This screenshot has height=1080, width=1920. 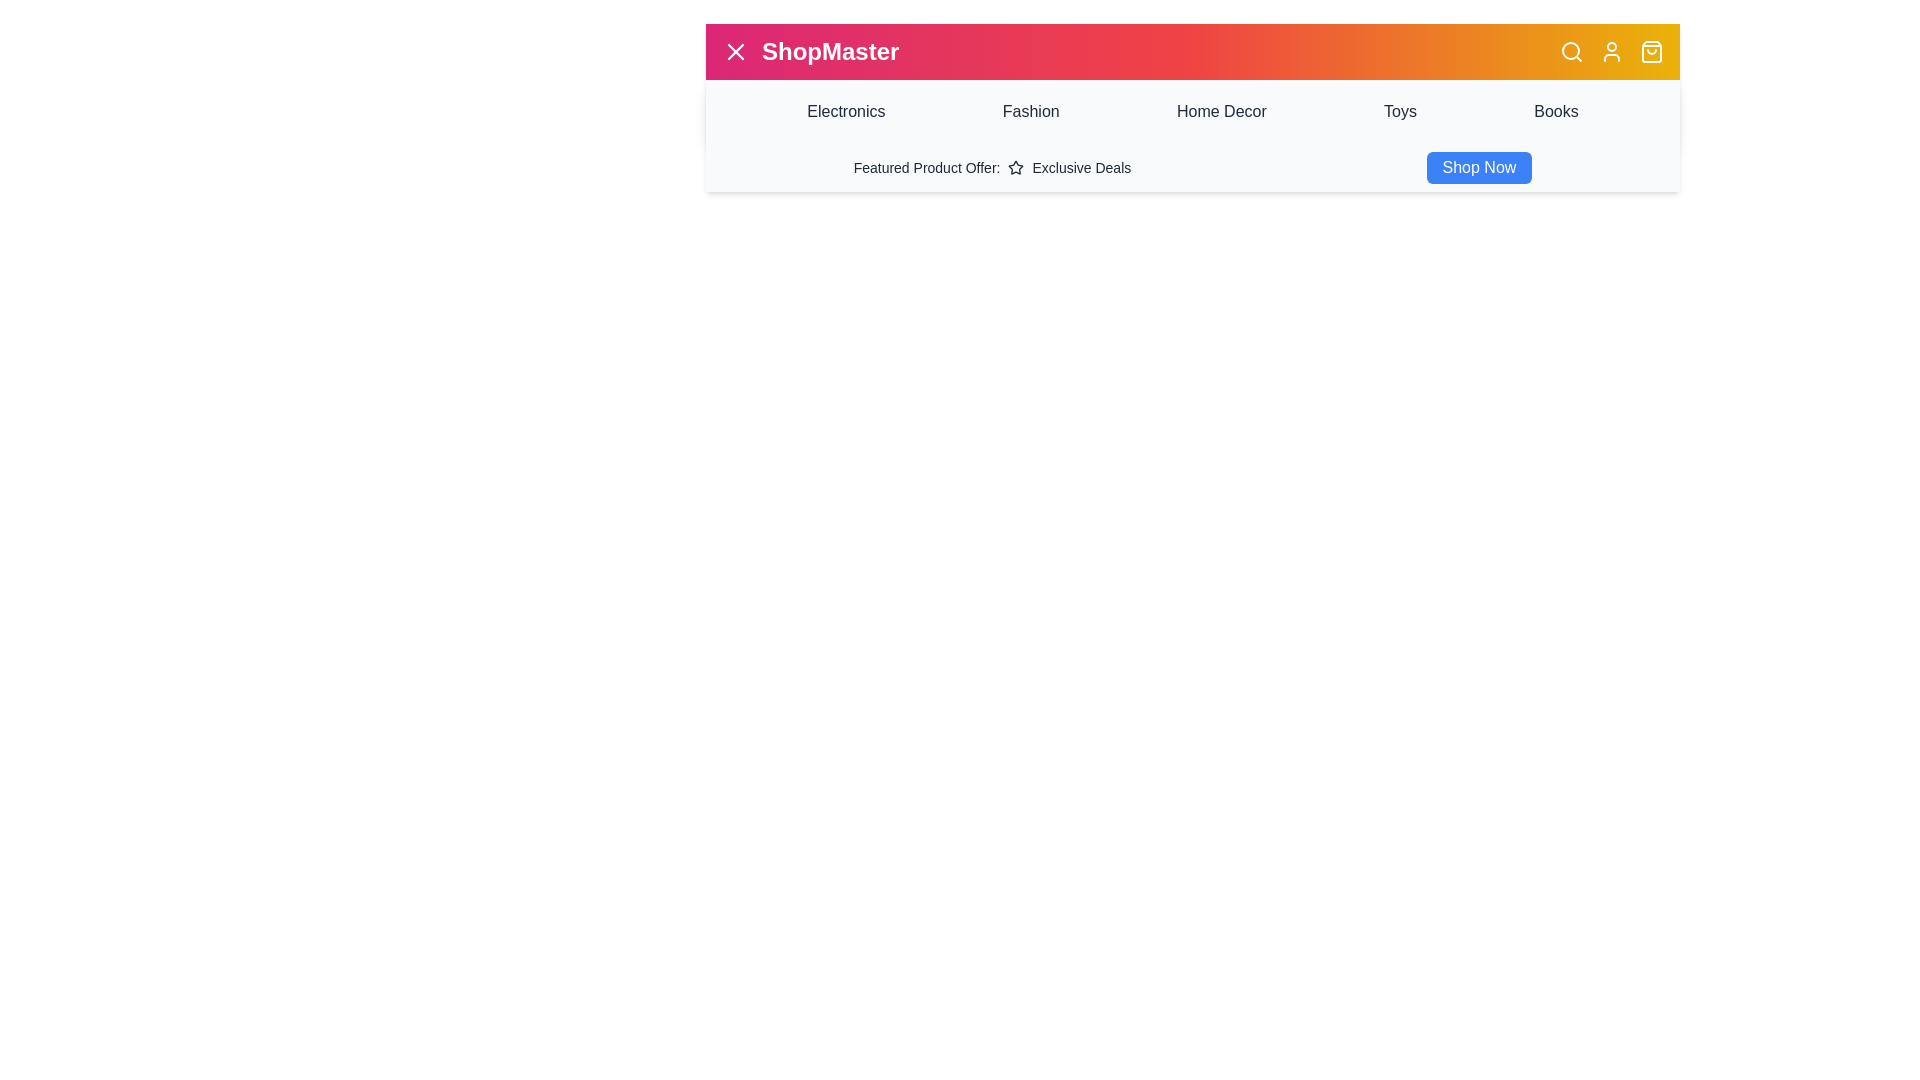 I want to click on the category Electronics to navigate to the respective section, so click(x=846, y=111).